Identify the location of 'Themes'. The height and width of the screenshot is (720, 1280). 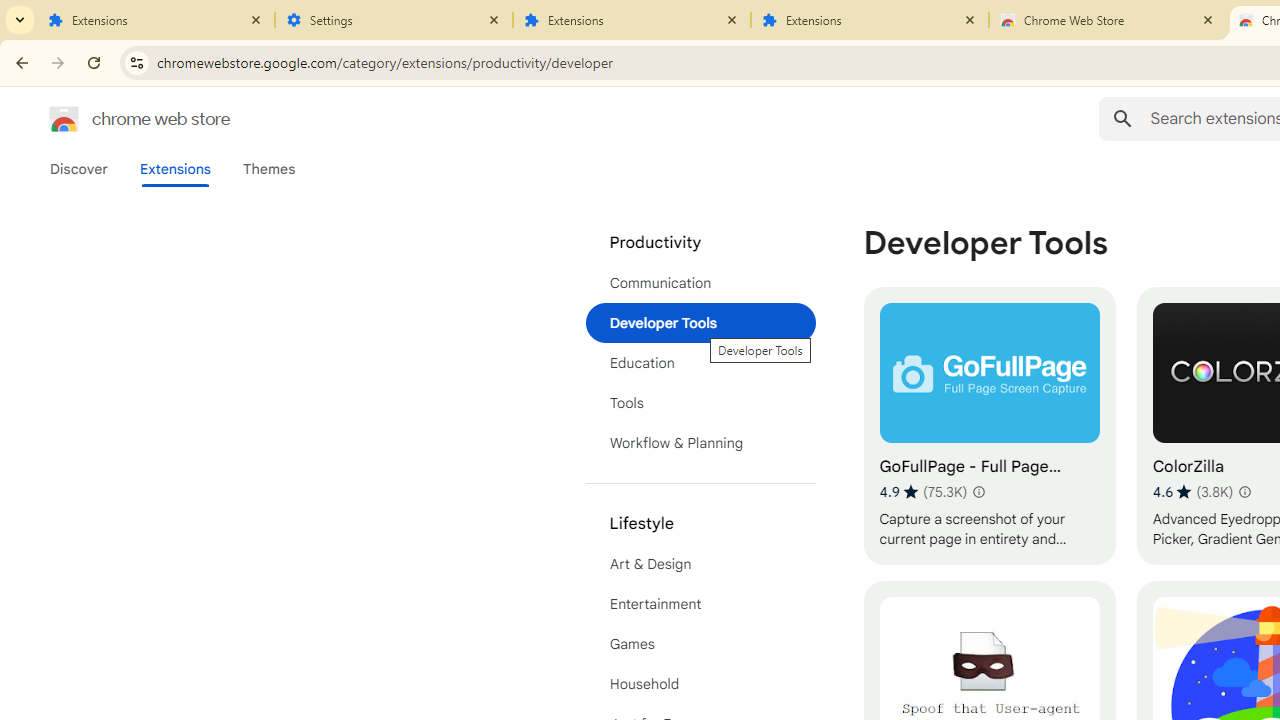
(268, 168).